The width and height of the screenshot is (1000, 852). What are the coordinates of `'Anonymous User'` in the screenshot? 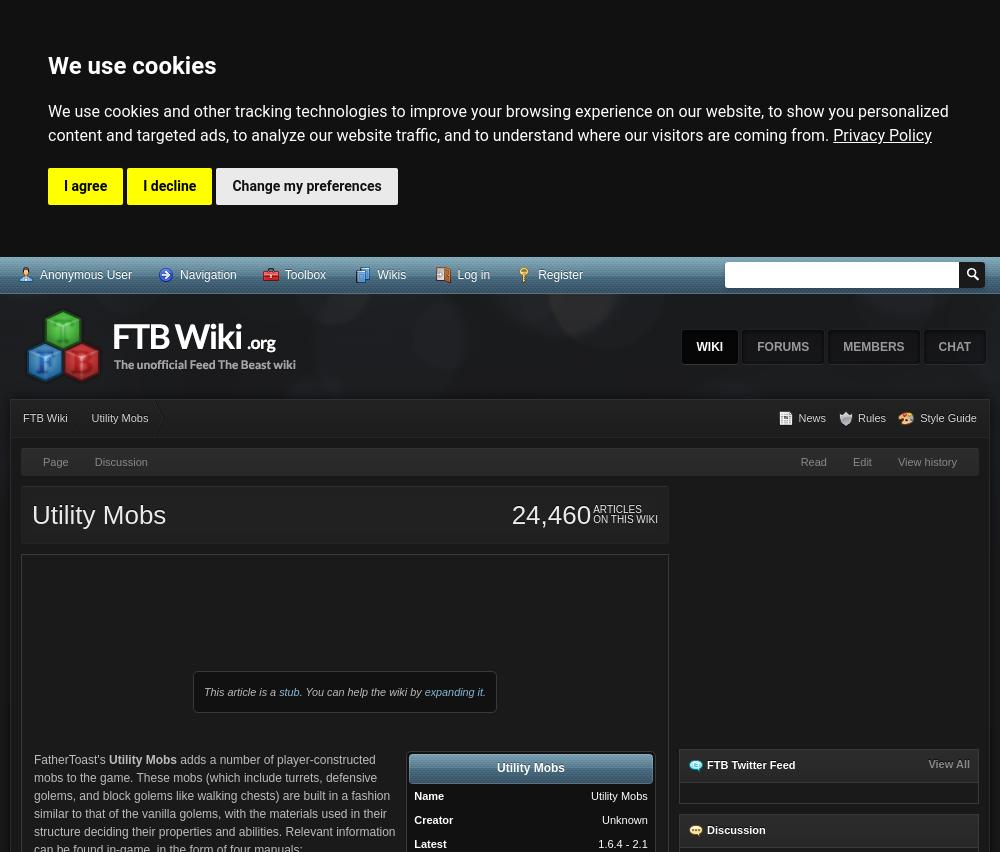 It's located at (85, 275).